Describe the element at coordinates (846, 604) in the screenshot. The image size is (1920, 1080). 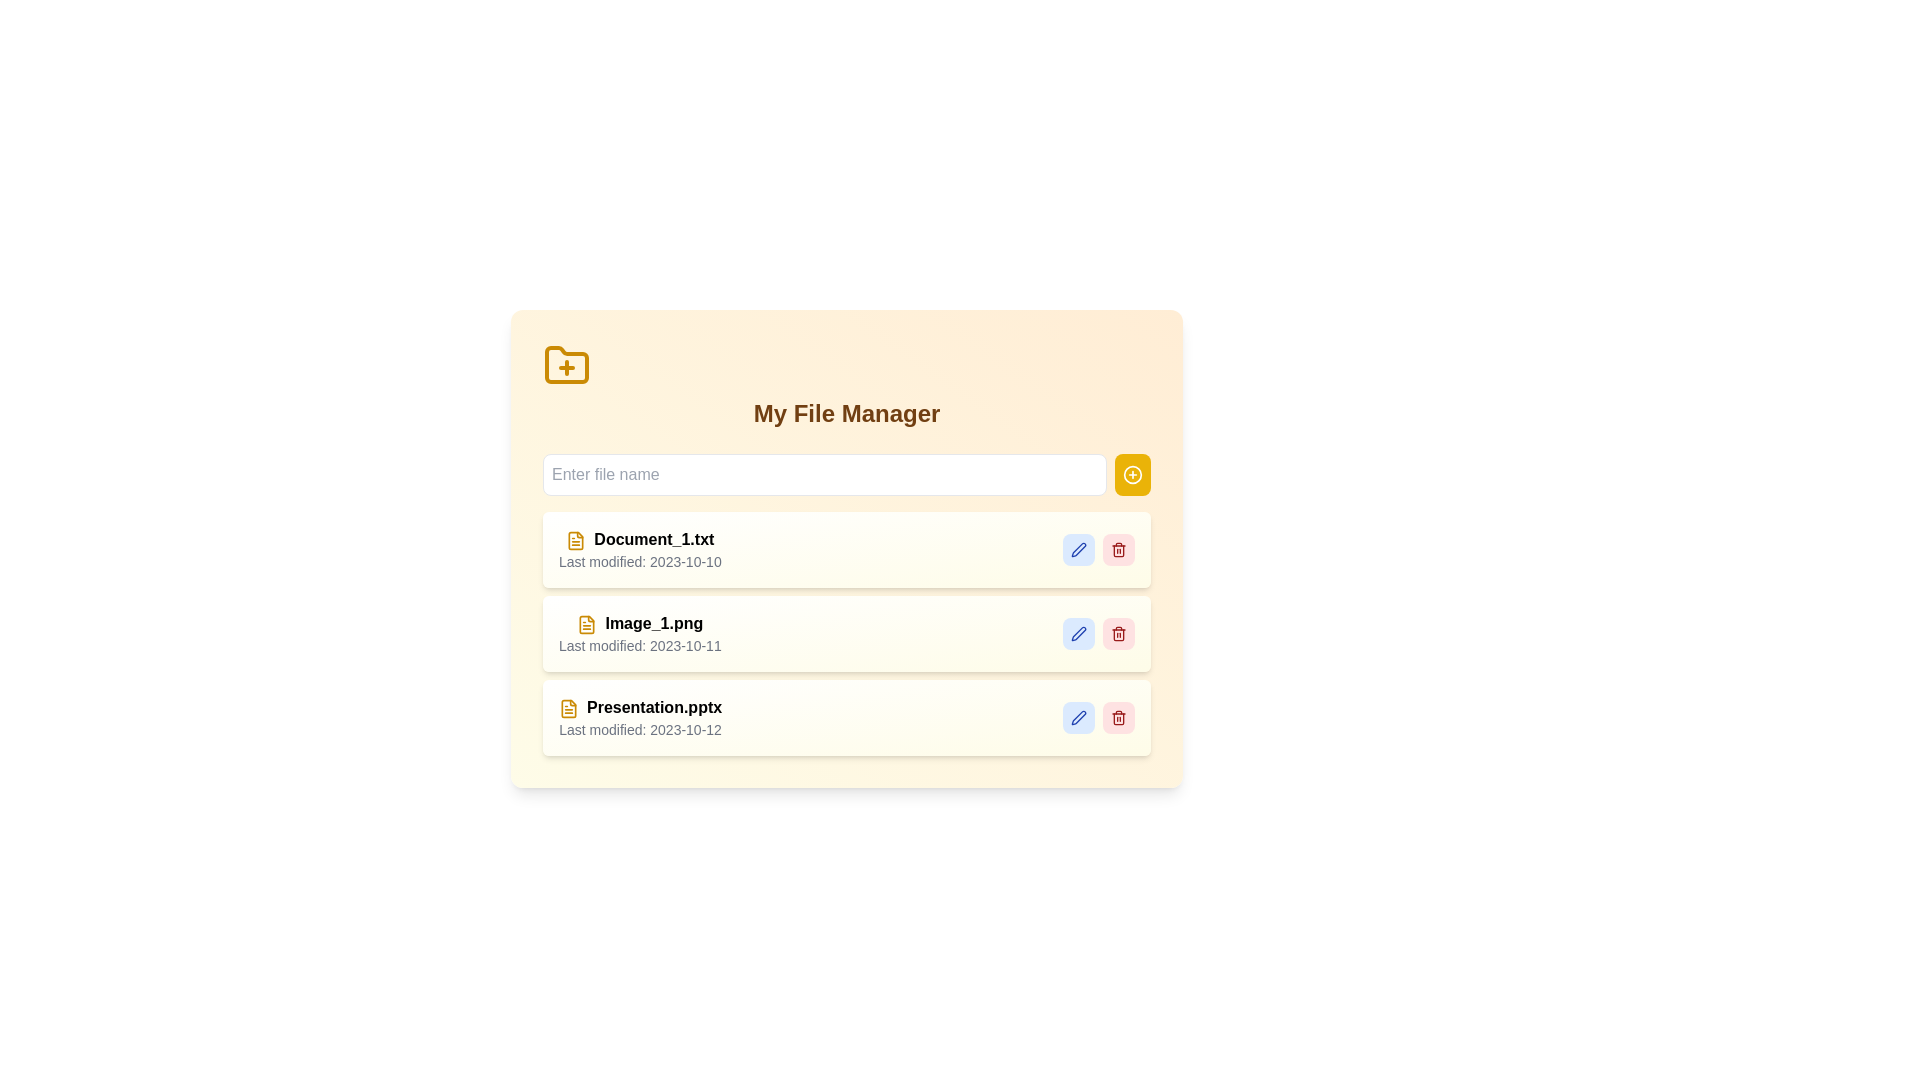
I see `the second item in the list titled 'My File Manager'` at that location.